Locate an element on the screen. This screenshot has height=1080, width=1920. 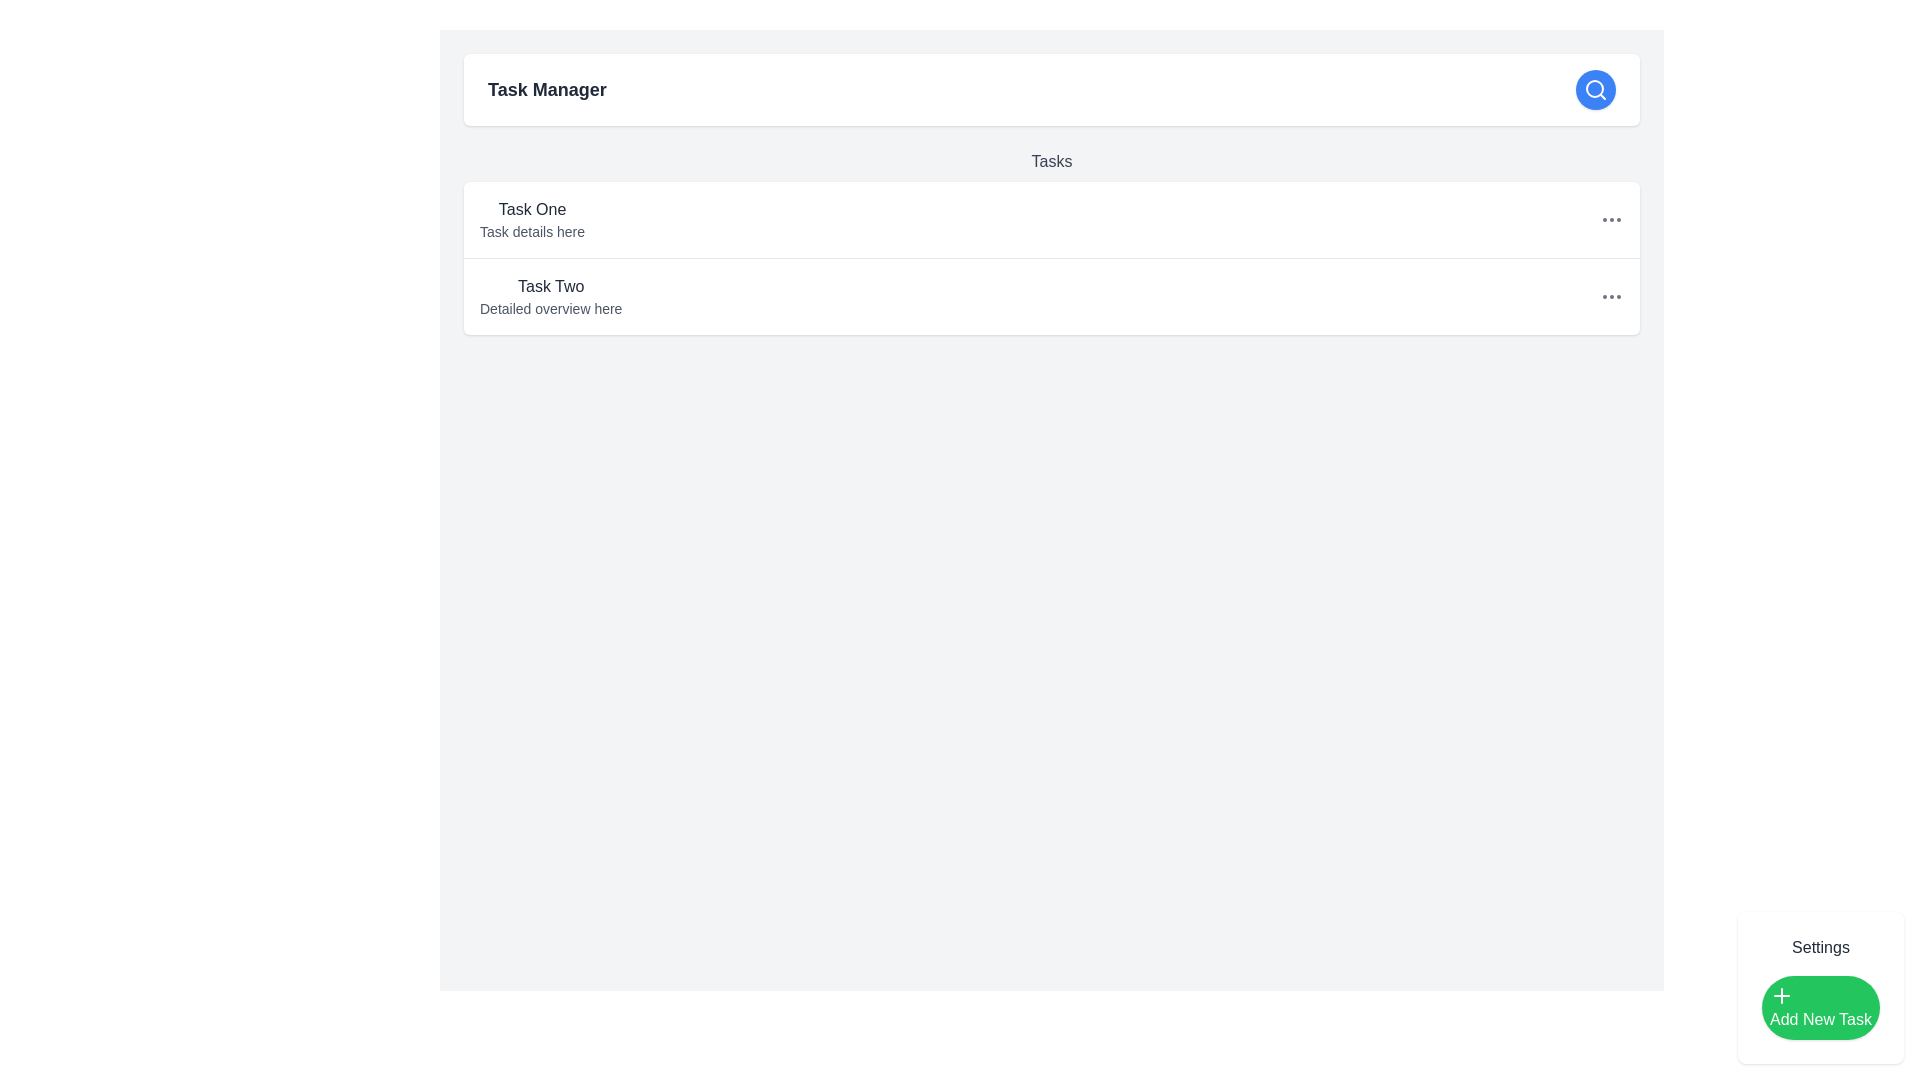
the Text label that displays the title or name of a task item, located at the upper-left section of the 'Tasks' list view, positioned just above the text 'Task details here' is located at coordinates (532, 209).